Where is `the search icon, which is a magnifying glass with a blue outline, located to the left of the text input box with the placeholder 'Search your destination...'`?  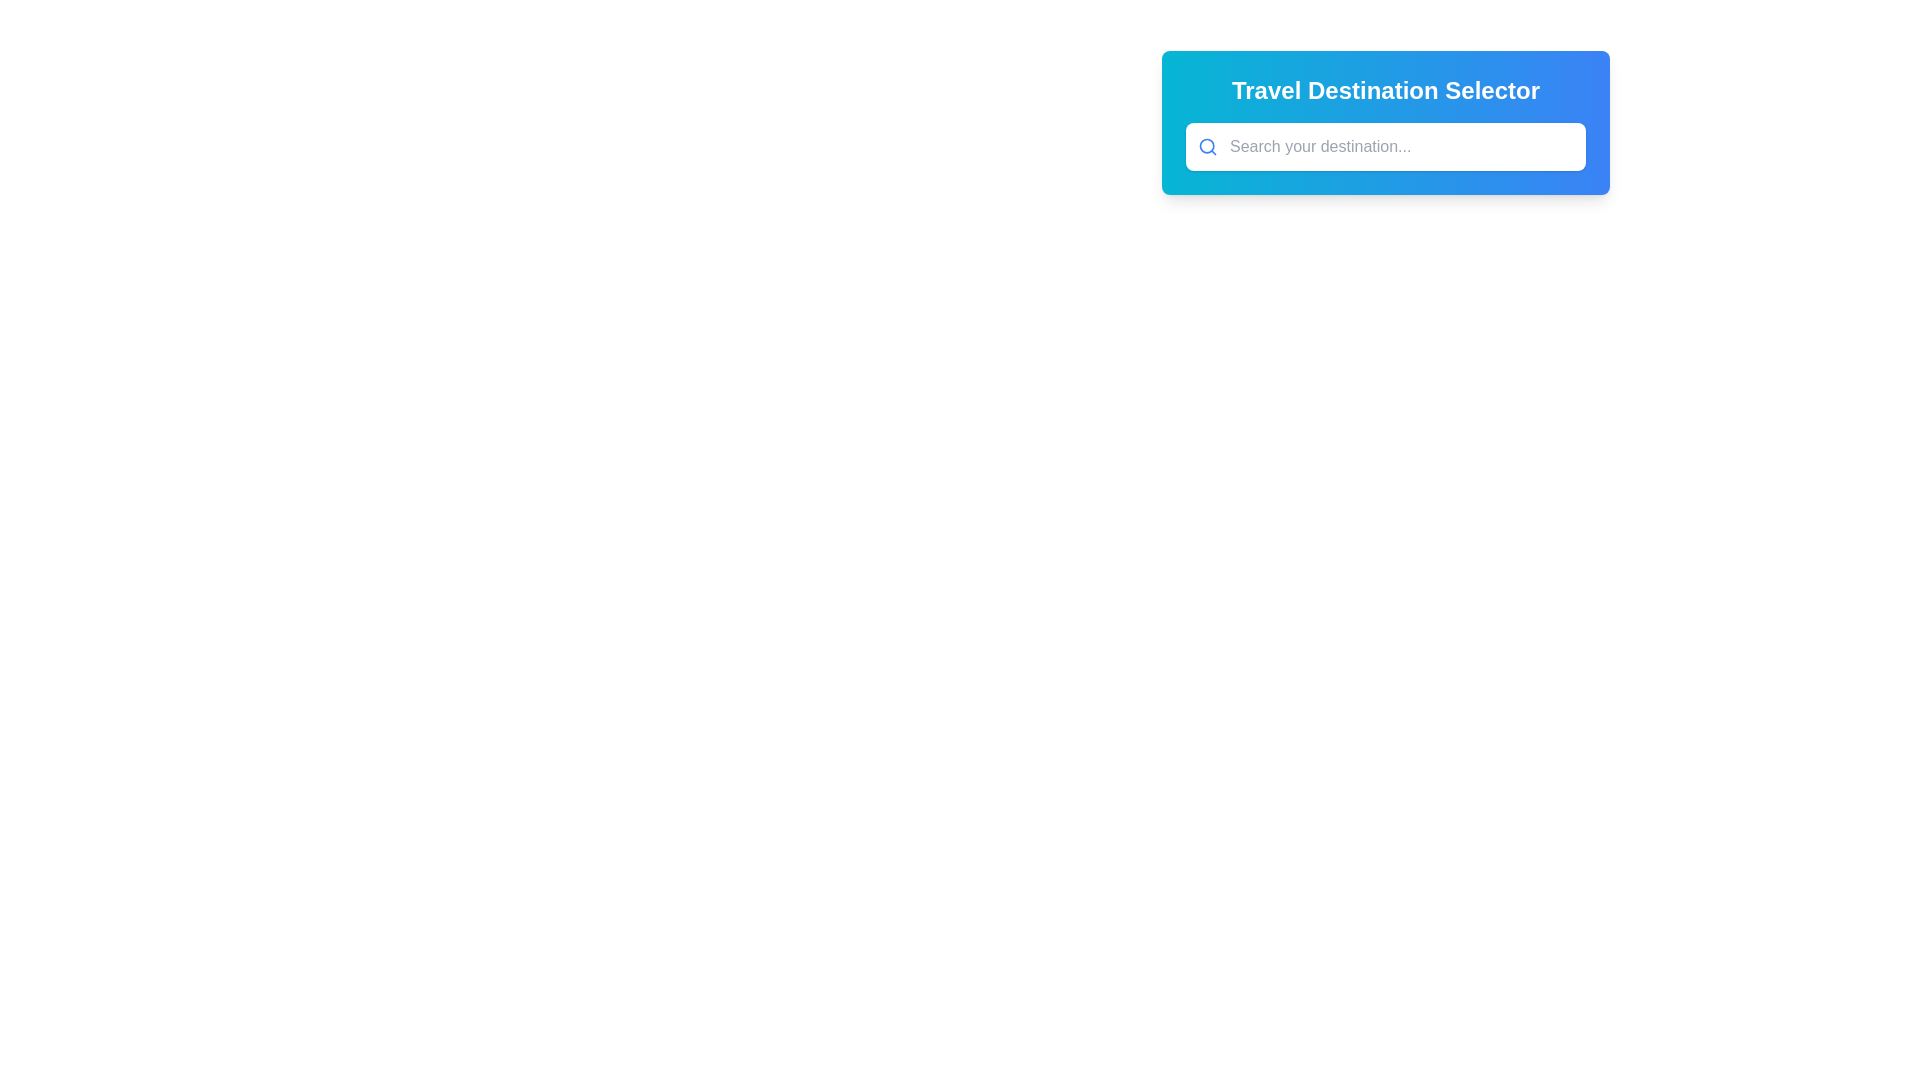 the search icon, which is a magnifying glass with a blue outline, located to the left of the text input box with the placeholder 'Search your destination...' is located at coordinates (1207, 145).